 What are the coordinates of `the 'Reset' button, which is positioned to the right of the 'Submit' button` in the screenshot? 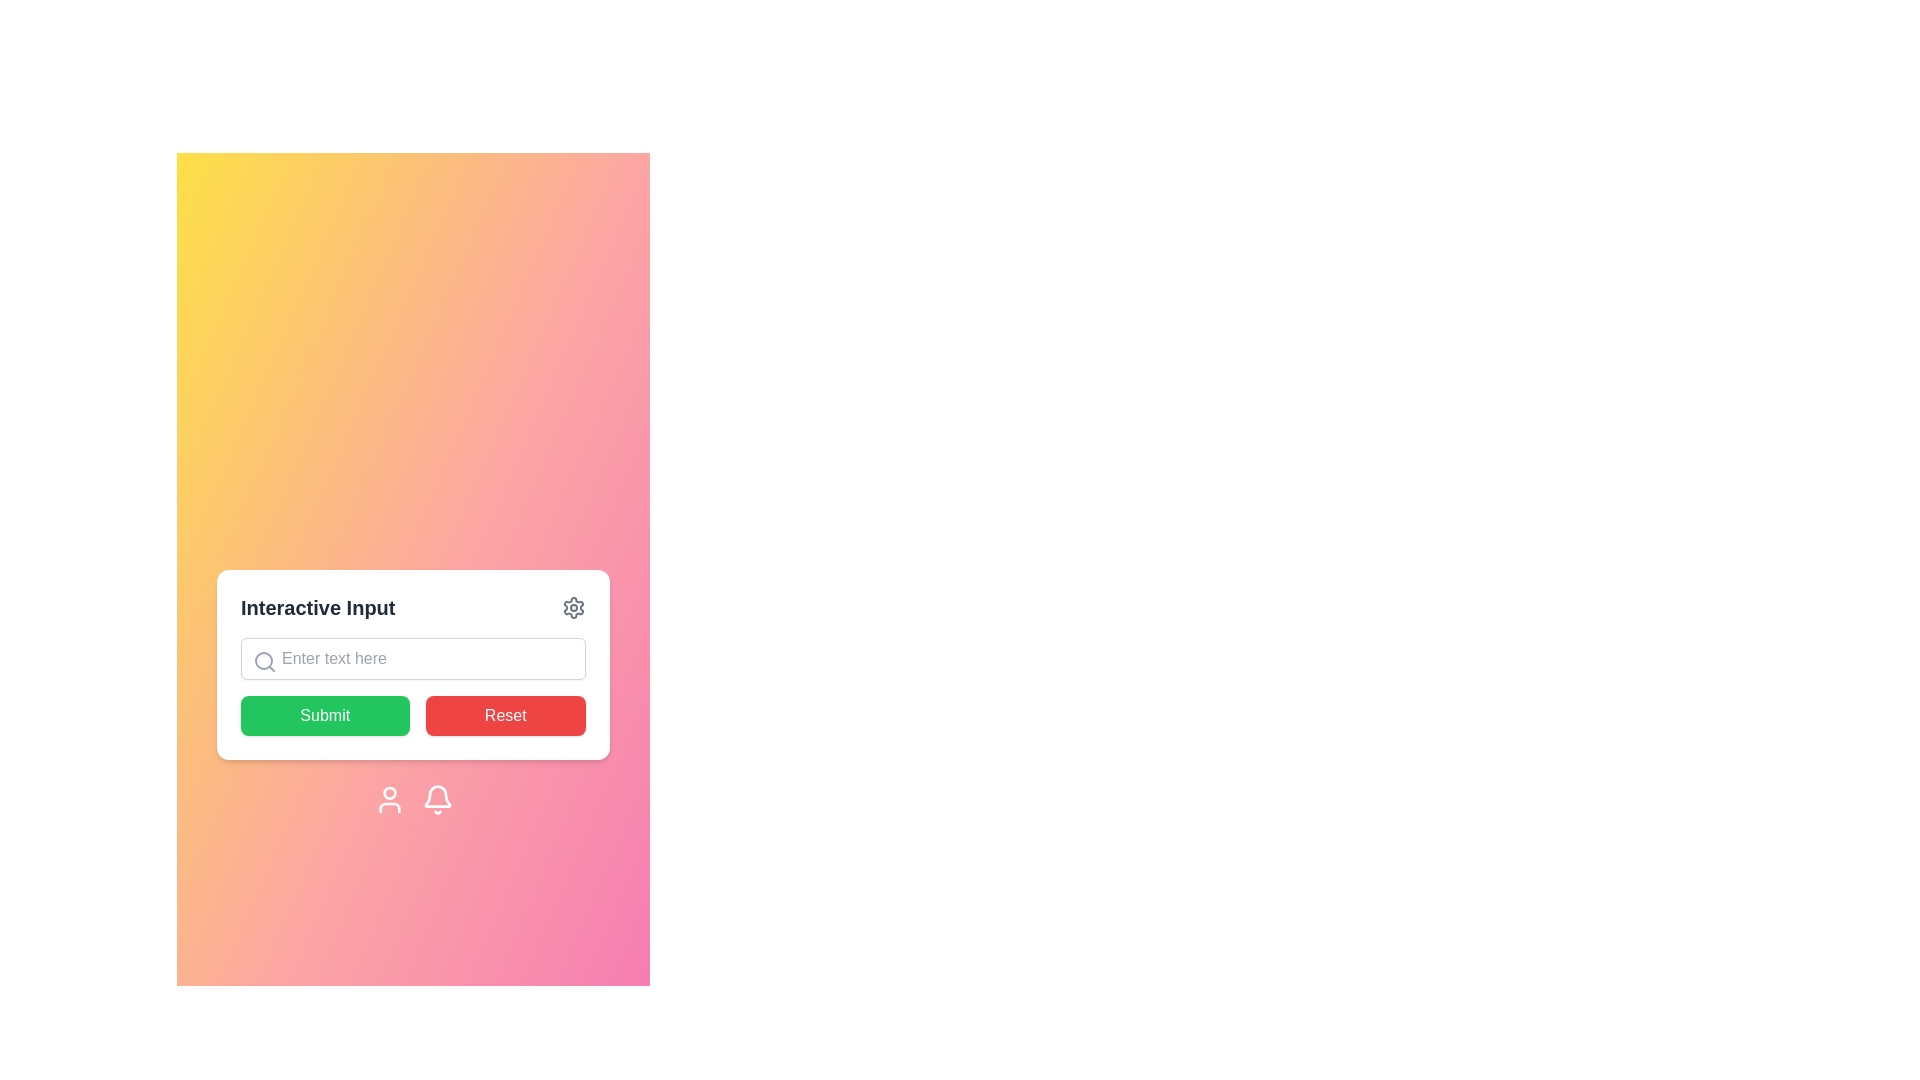 It's located at (505, 715).